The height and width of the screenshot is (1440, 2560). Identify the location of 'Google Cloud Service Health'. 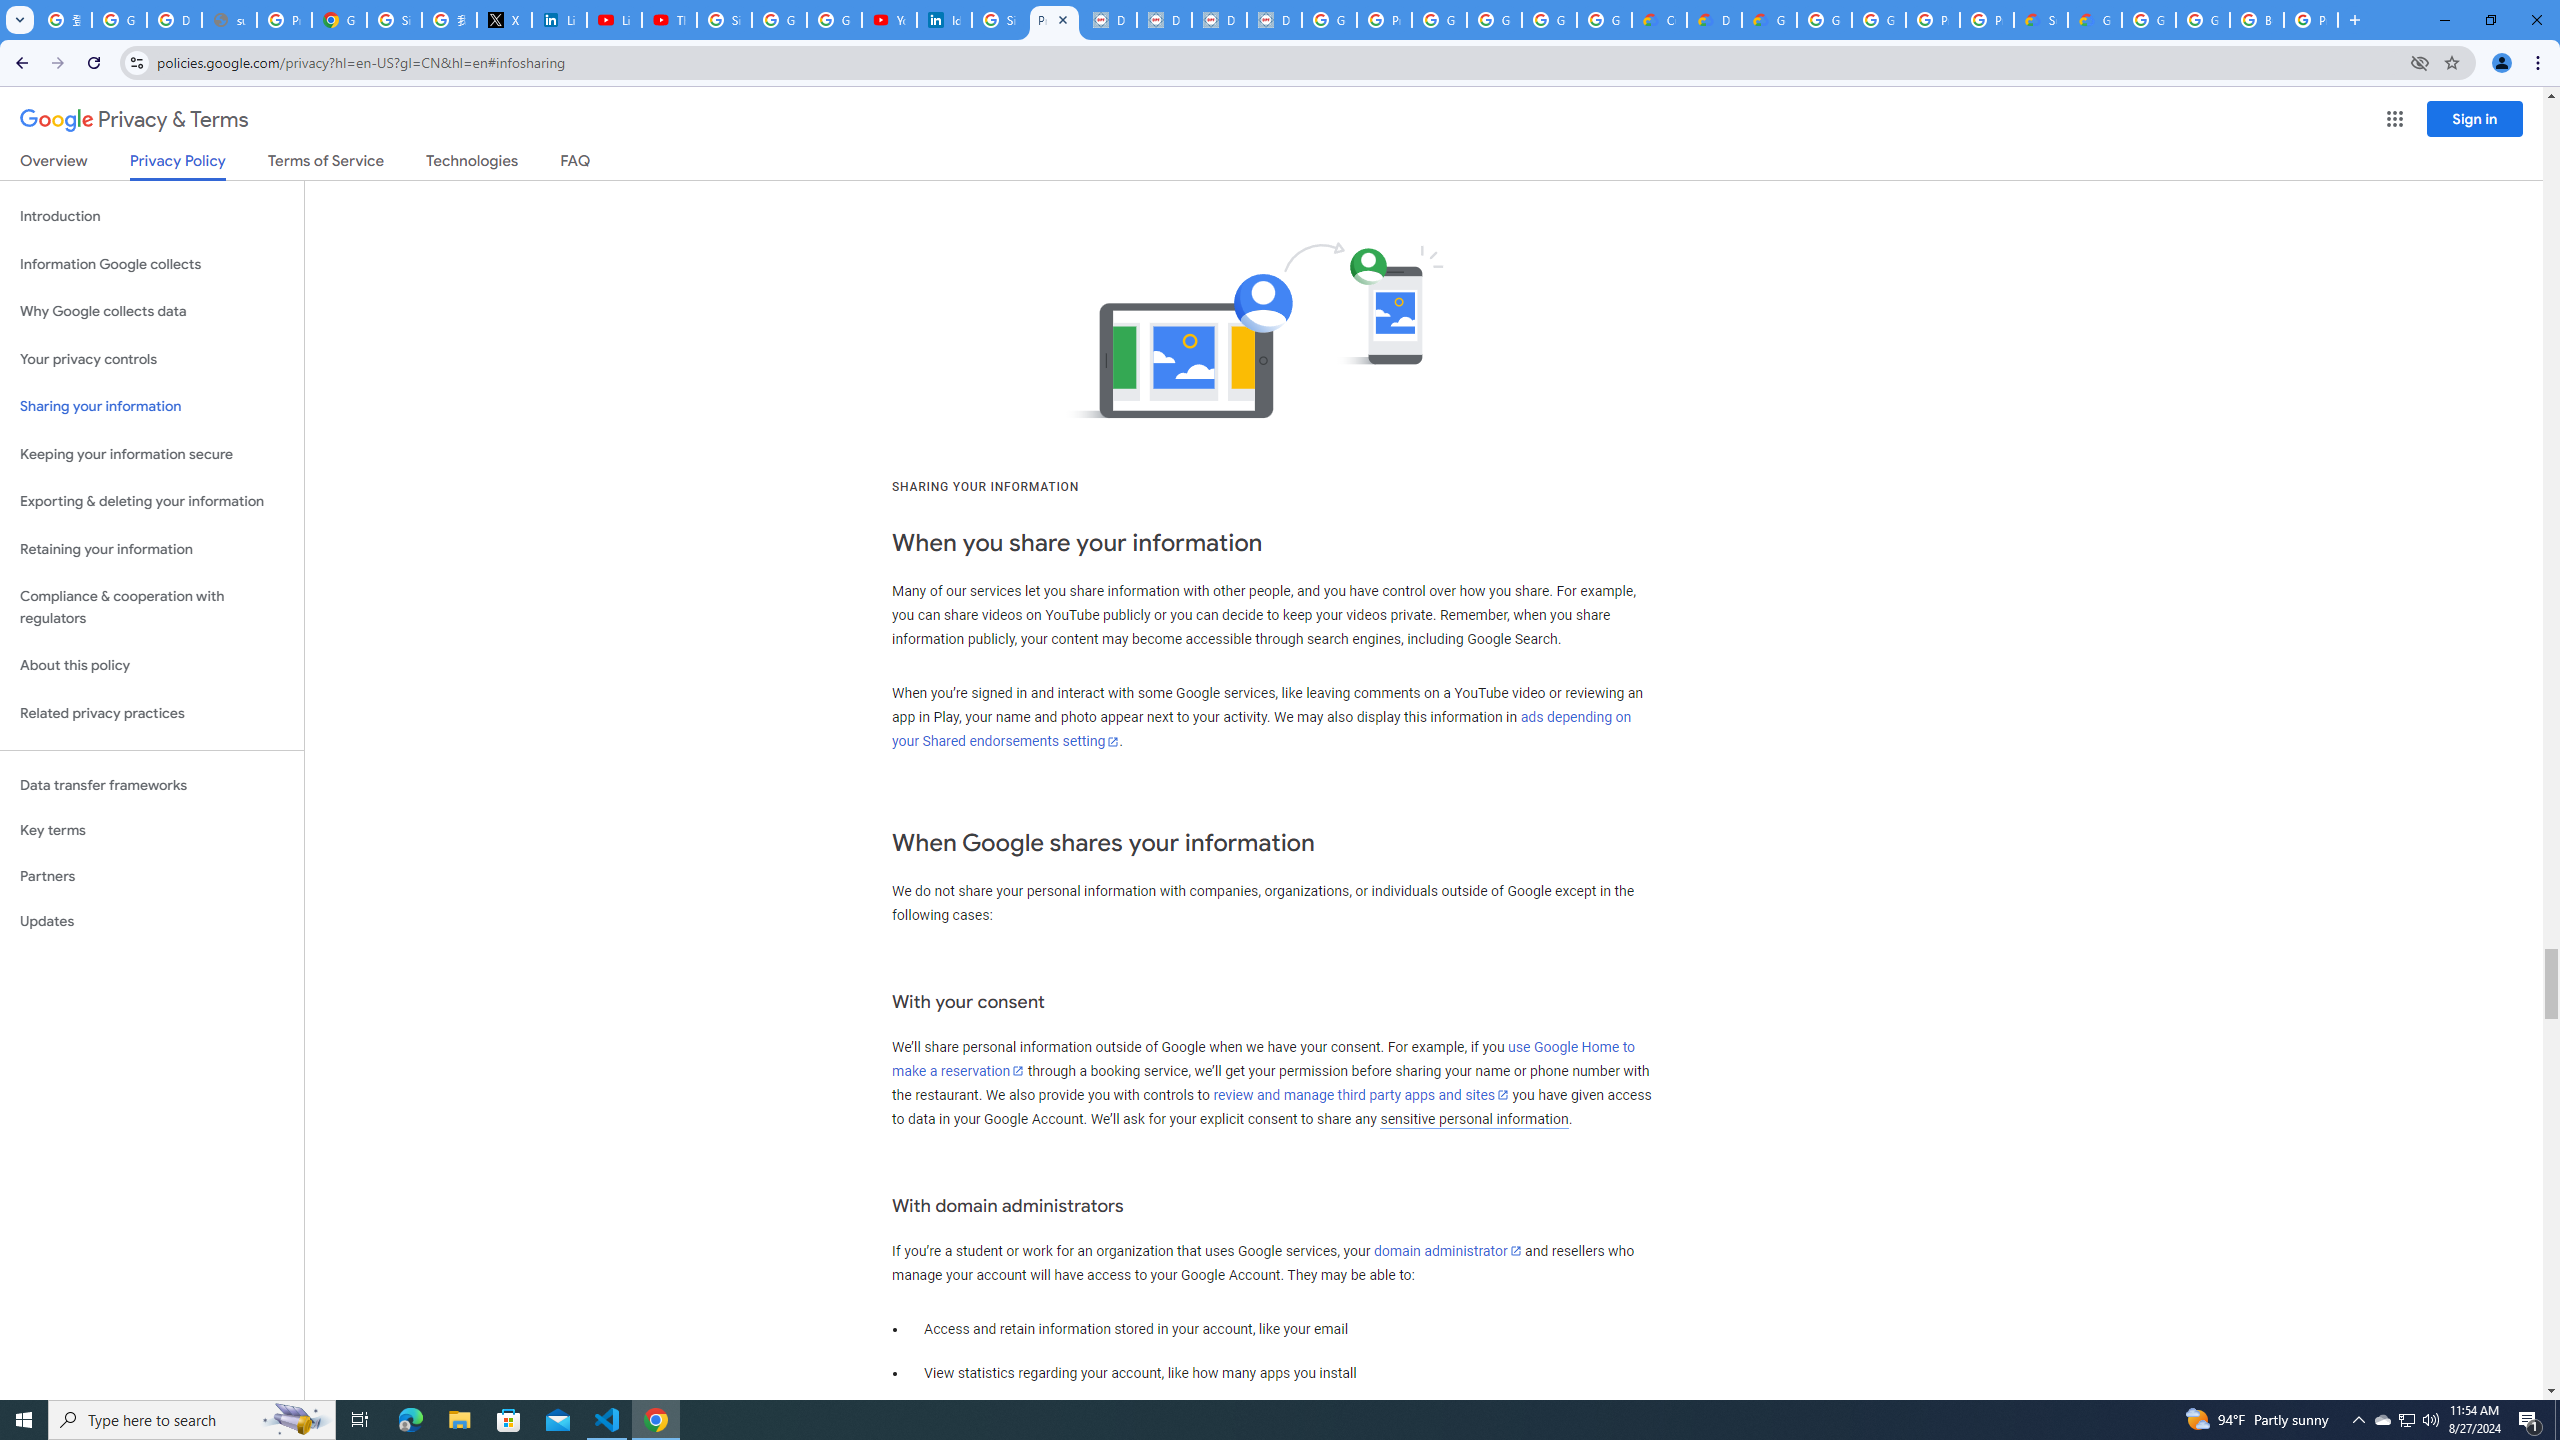
(2094, 19).